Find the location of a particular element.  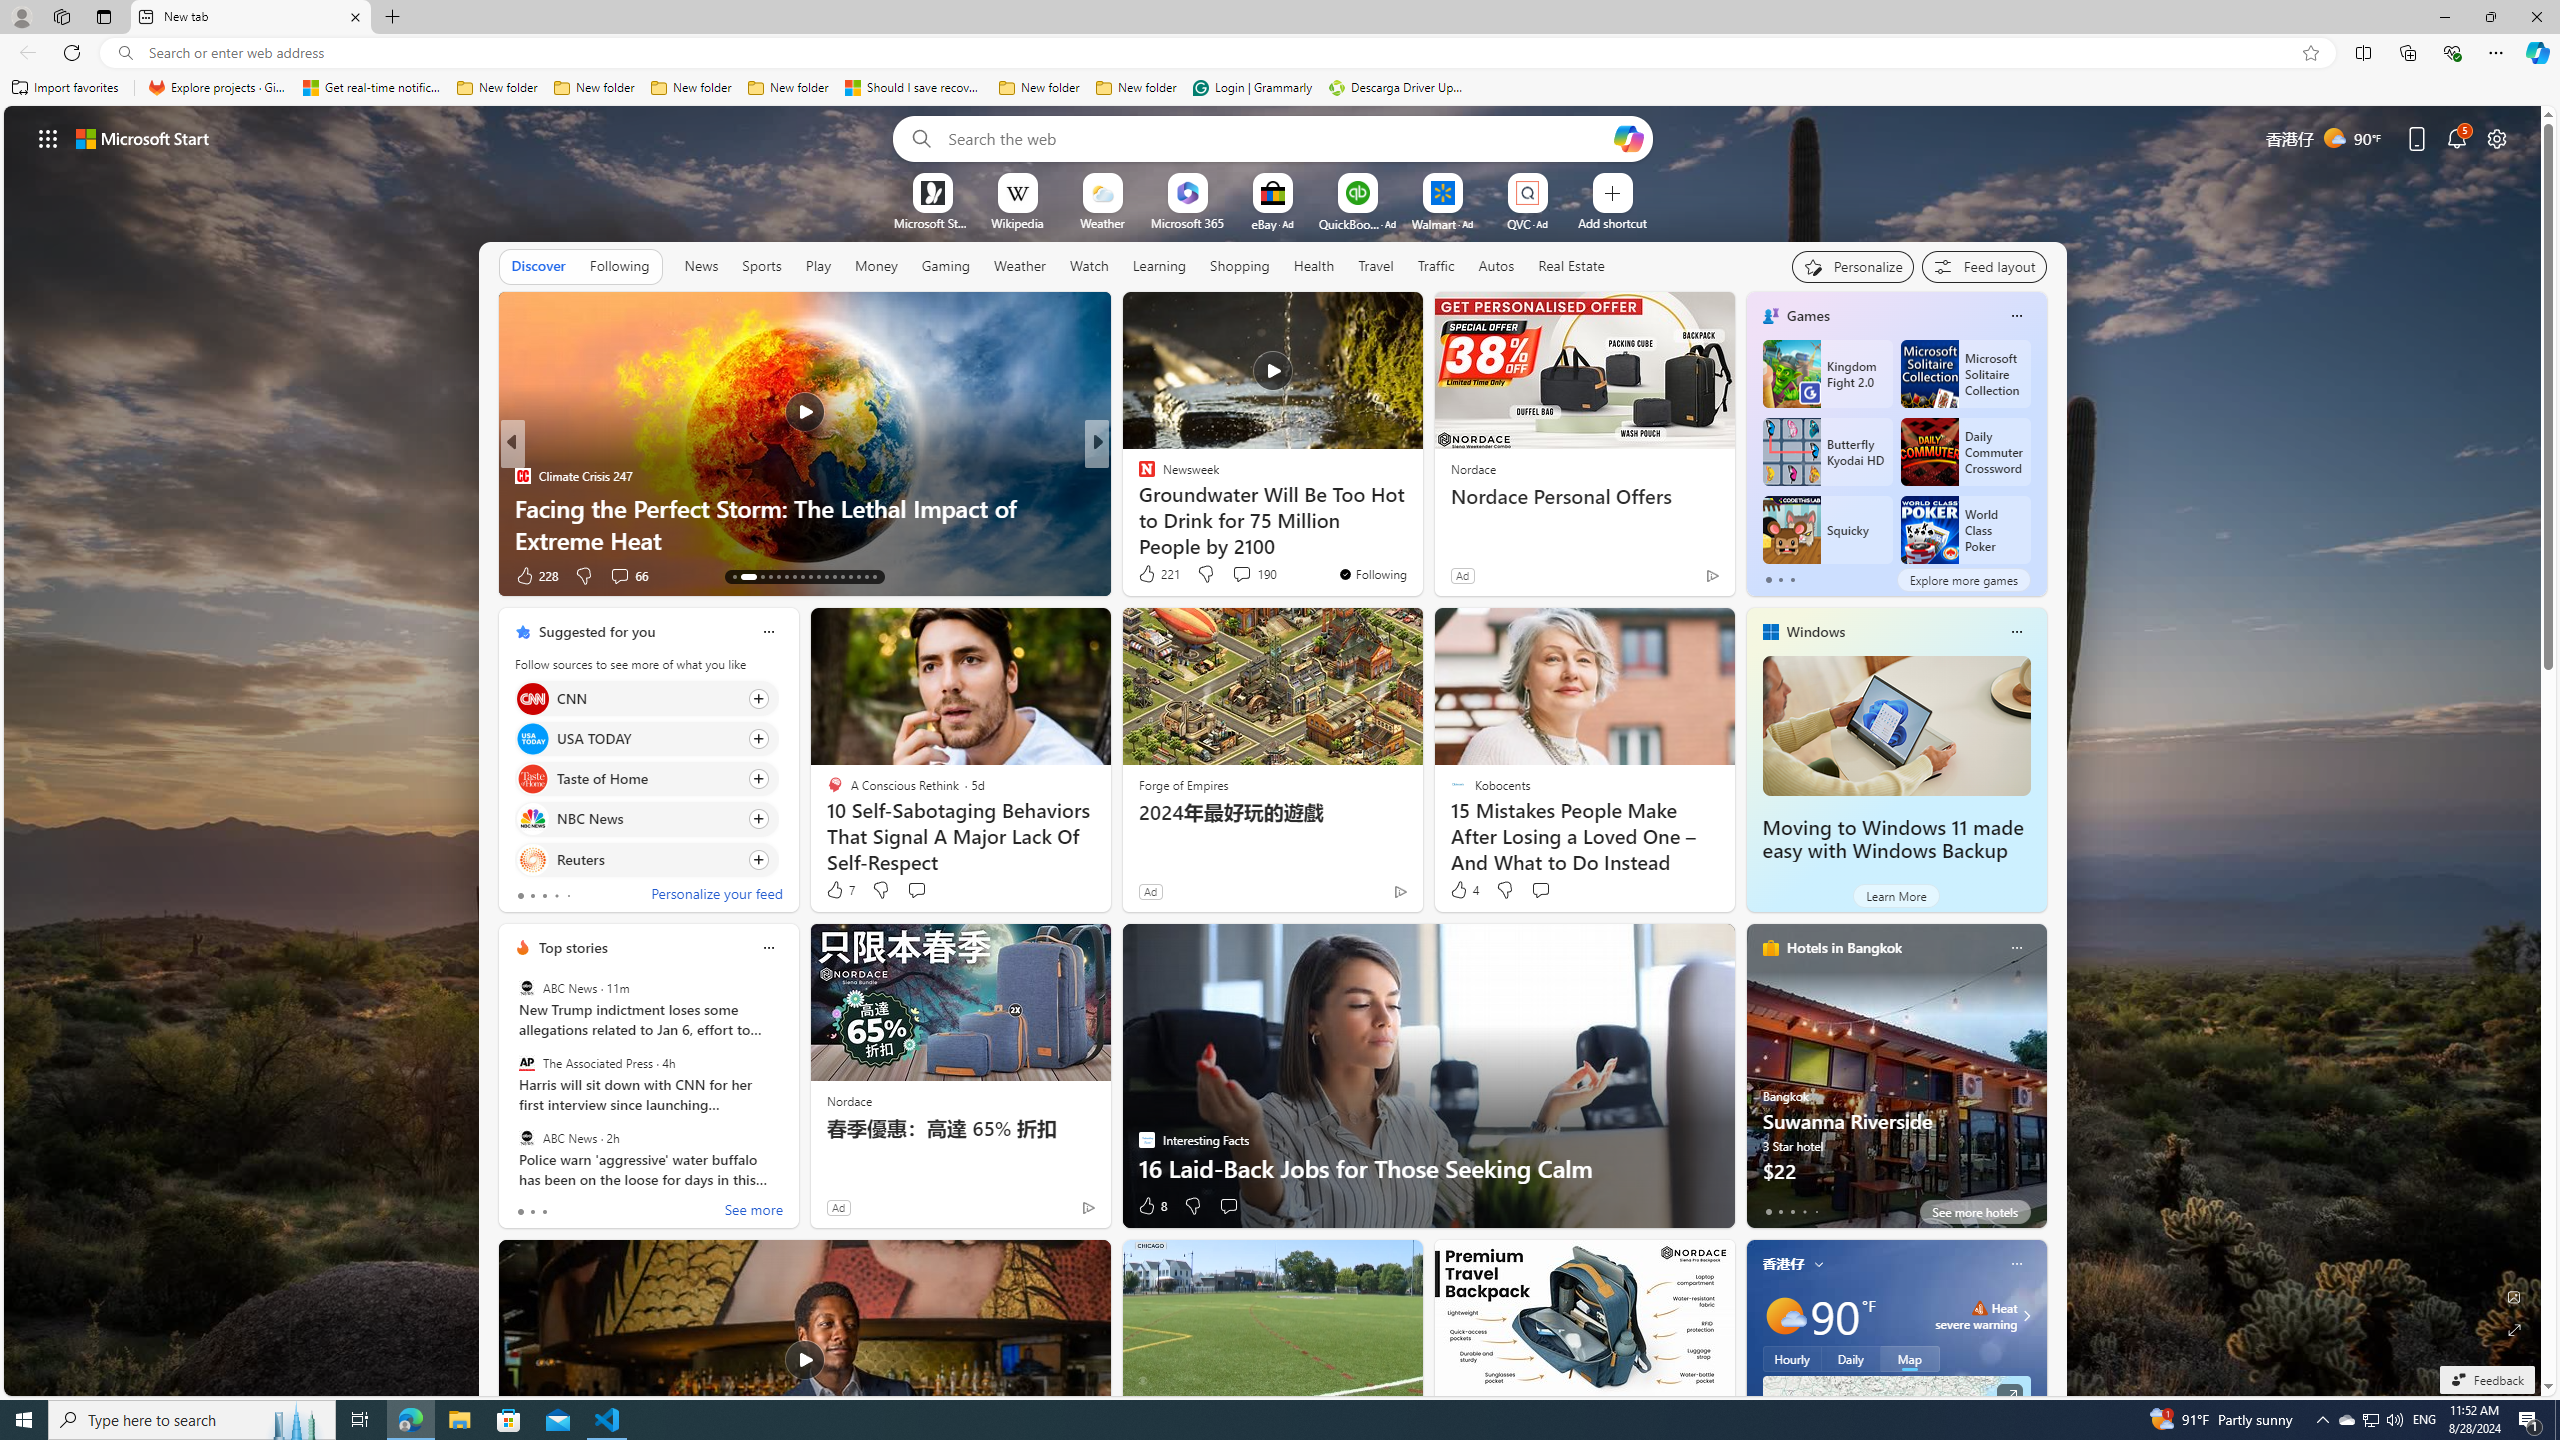

'New folder' is located at coordinates (1136, 87).